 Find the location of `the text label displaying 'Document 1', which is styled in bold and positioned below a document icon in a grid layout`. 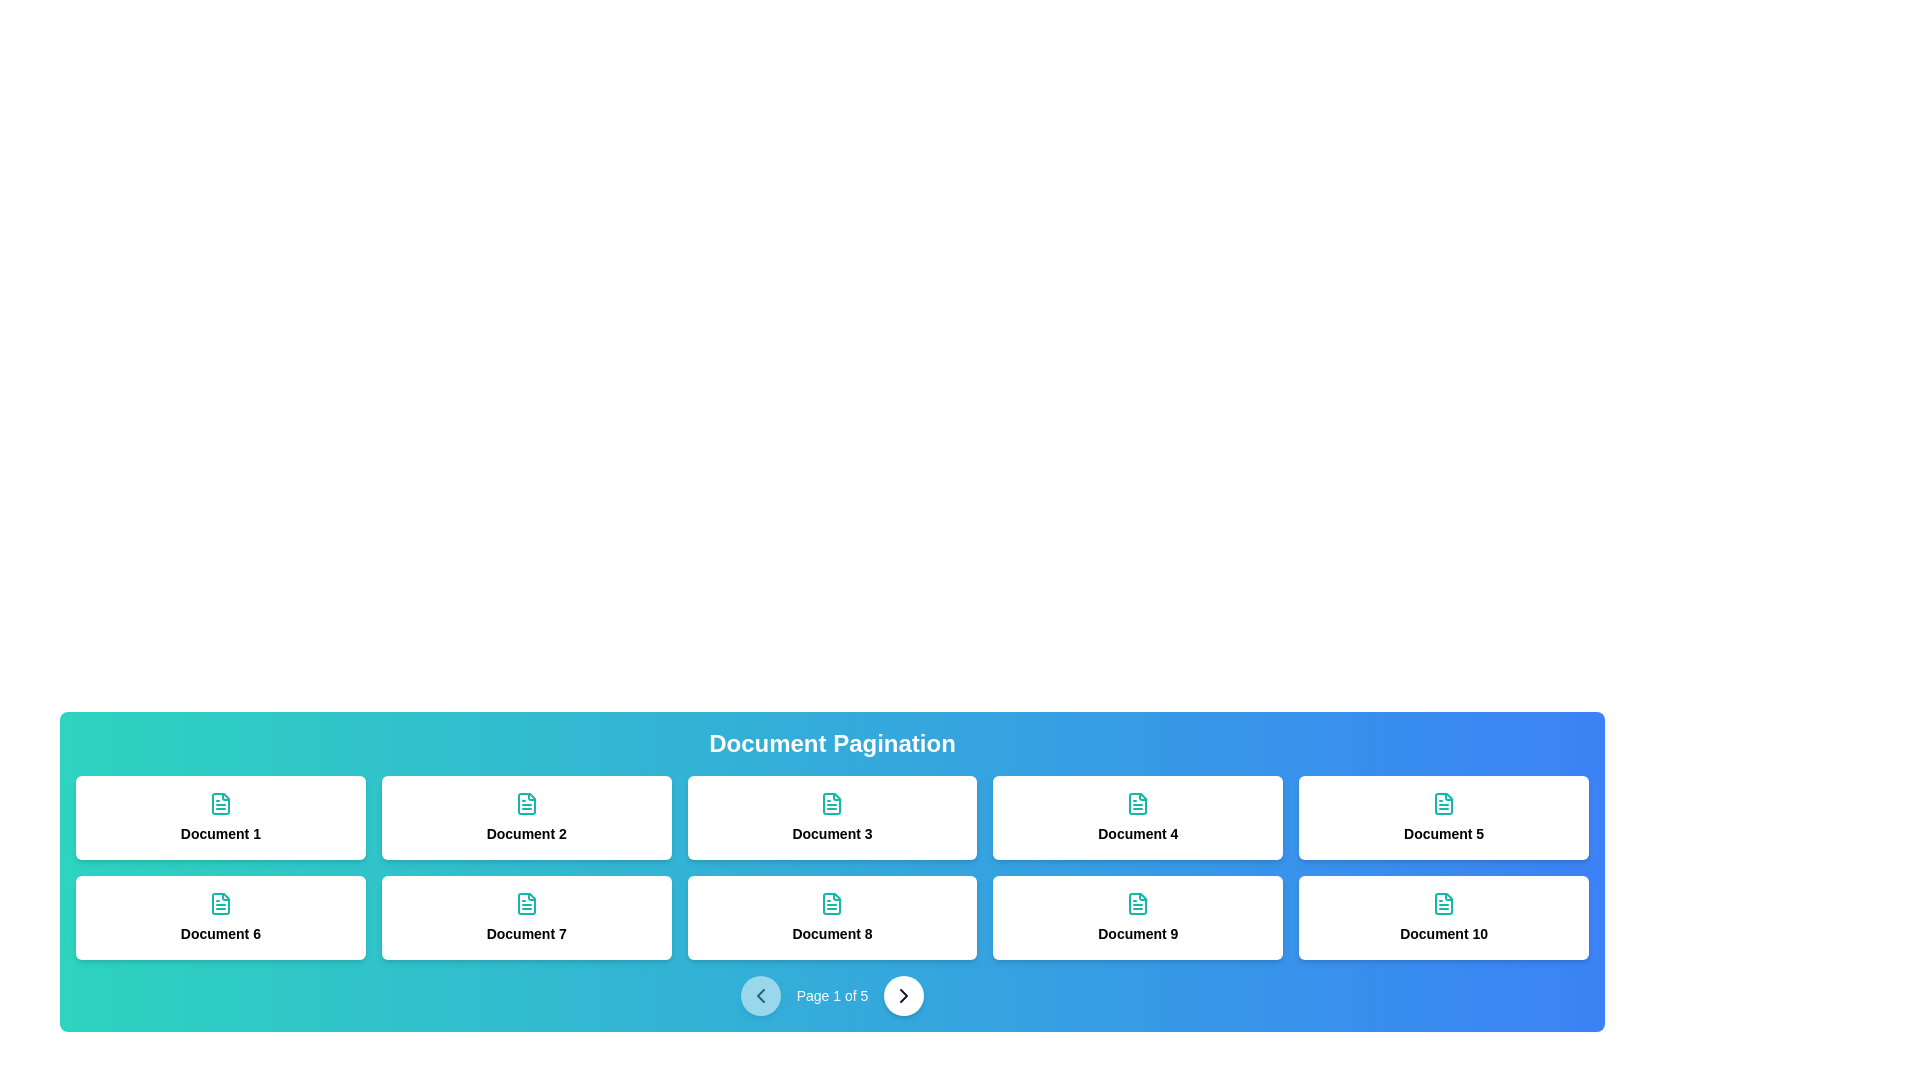

the text label displaying 'Document 1', which is styled in bold and positioned below a document icon in a grid layout is located at coordinates (220, 833).